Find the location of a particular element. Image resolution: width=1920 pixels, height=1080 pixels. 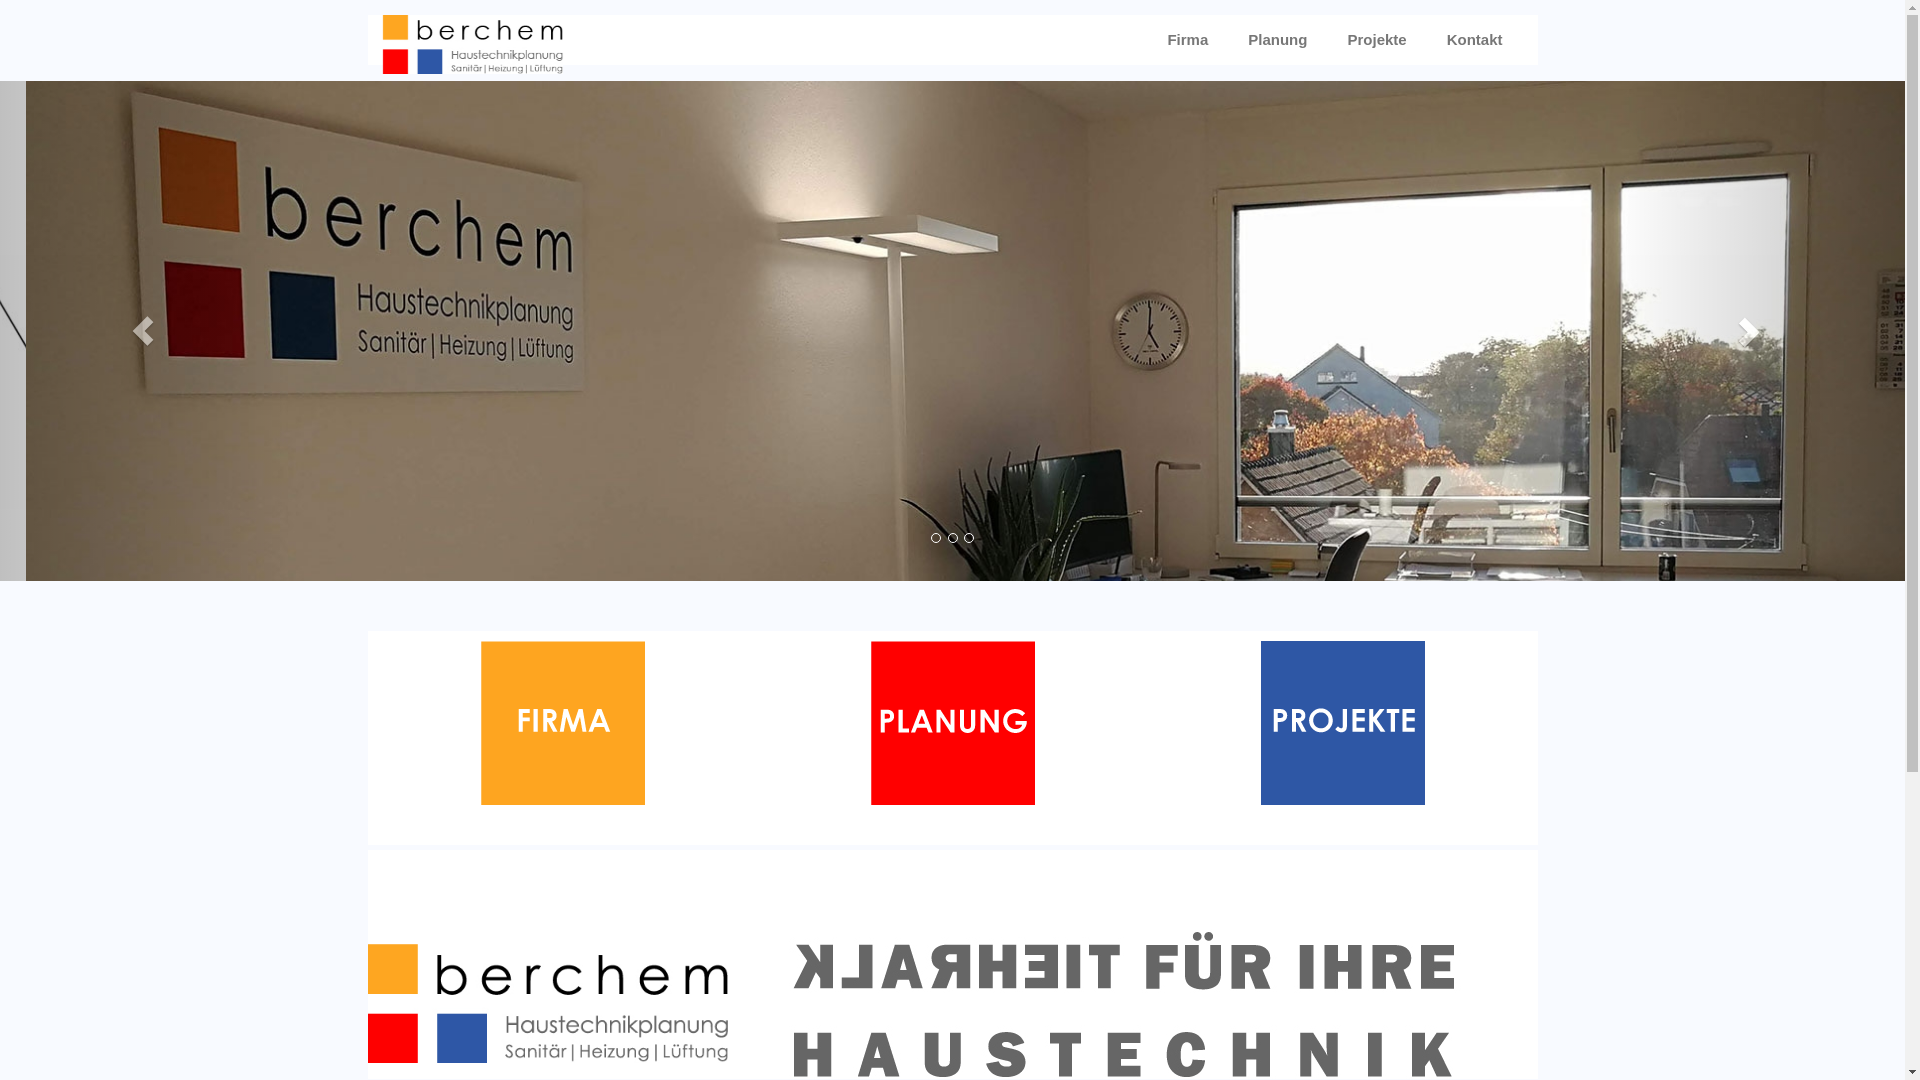

'Kontakt' is located at coordinates (1474, 39).